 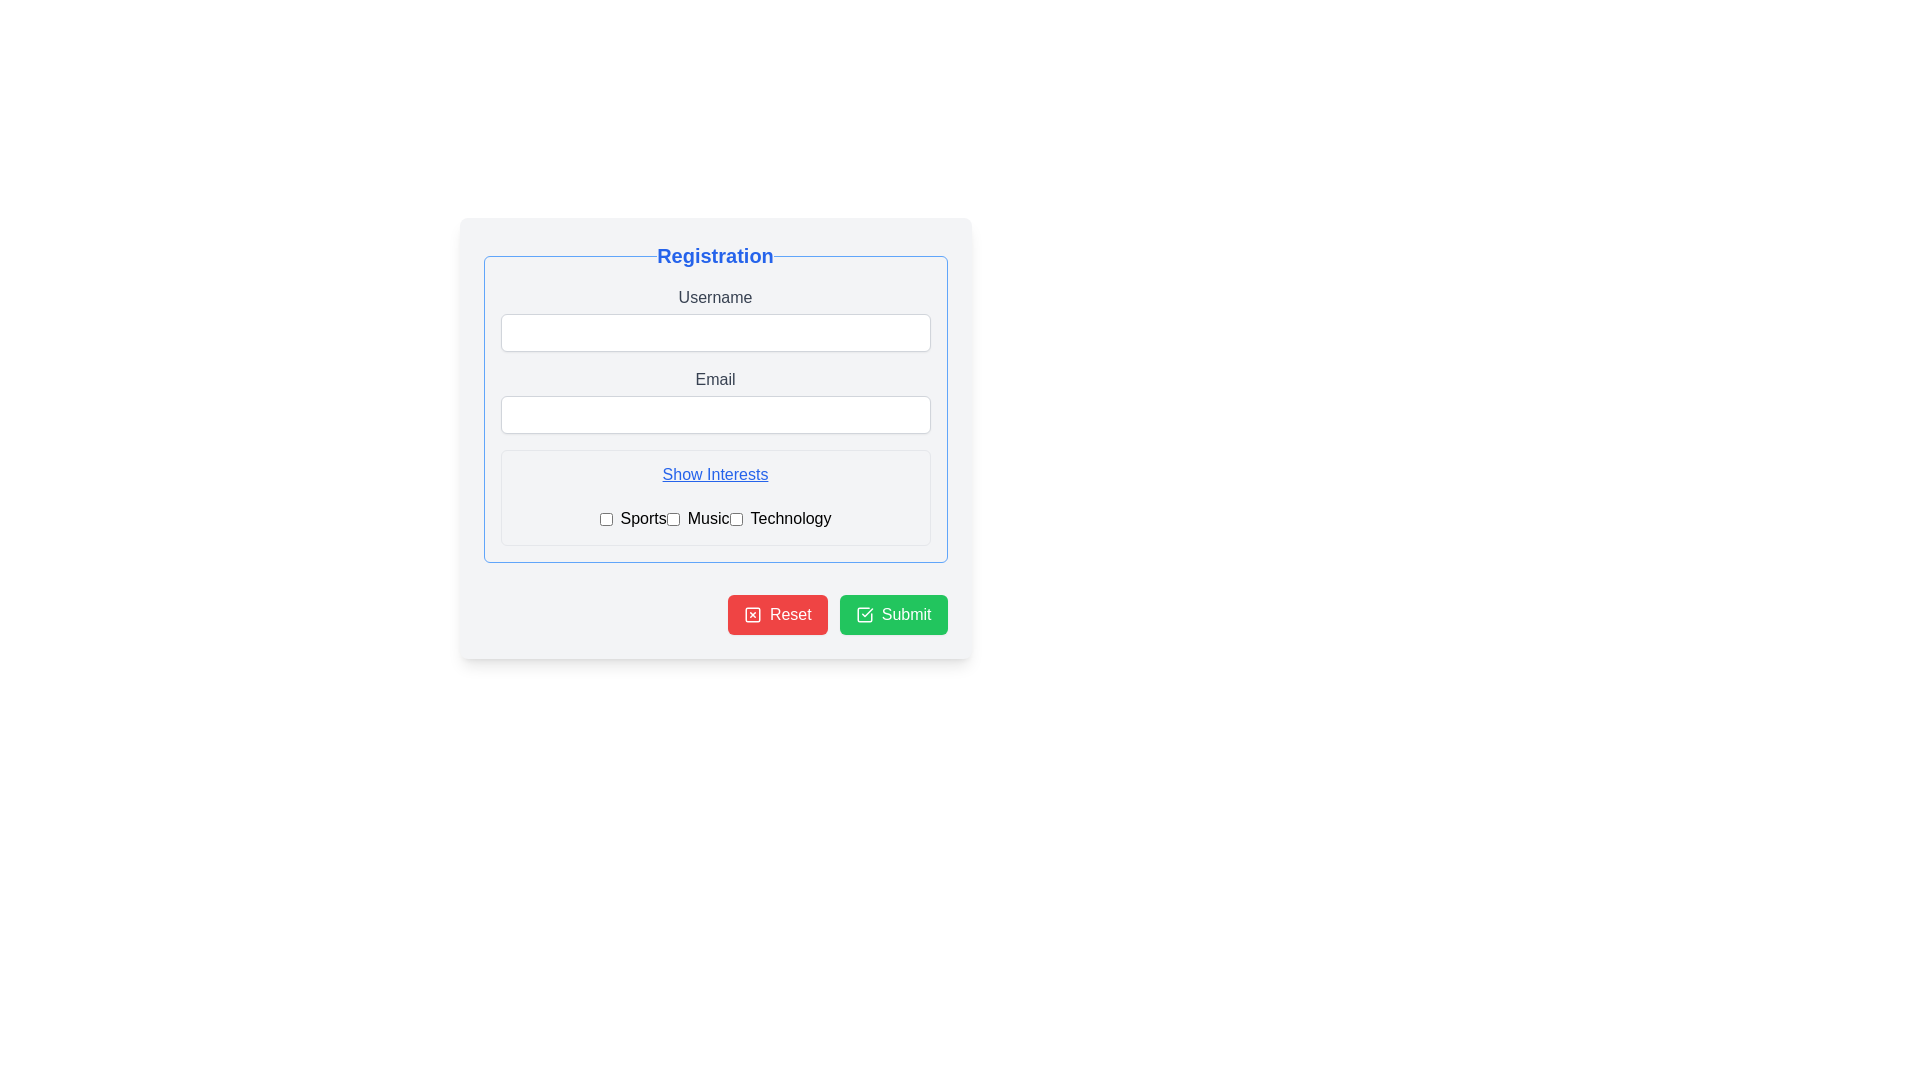 I want to click on the text label displaying 'Email', which is styled in medium-sized, bold gray text and located centrally beneath the 'Username' label and above the email input field, so click(x=715, y=380).